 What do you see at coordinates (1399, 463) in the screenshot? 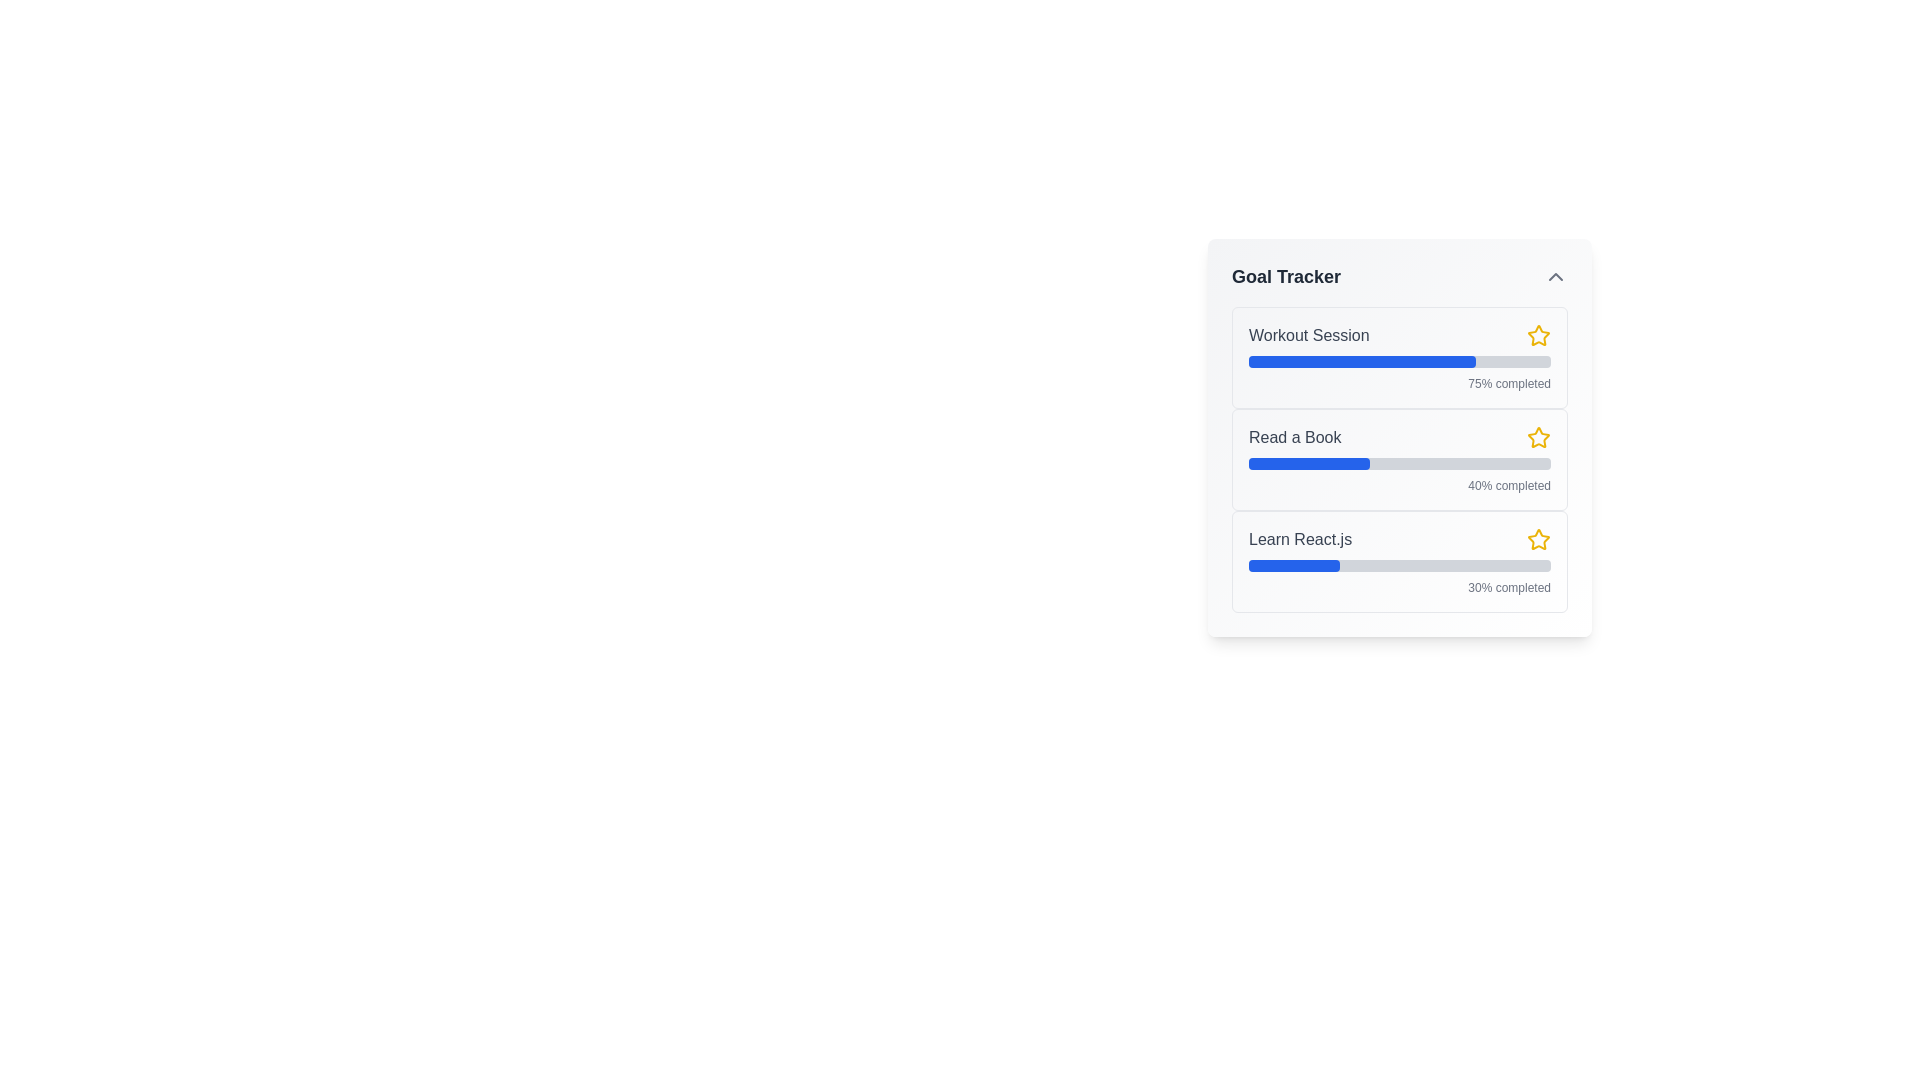
I see `the progress bar representing the 'Read a Book' goal, which visually indicates 40% completion and is located below the 'Read a Book' label and above the '40% completed' text` at bounding box center [1399, 463].